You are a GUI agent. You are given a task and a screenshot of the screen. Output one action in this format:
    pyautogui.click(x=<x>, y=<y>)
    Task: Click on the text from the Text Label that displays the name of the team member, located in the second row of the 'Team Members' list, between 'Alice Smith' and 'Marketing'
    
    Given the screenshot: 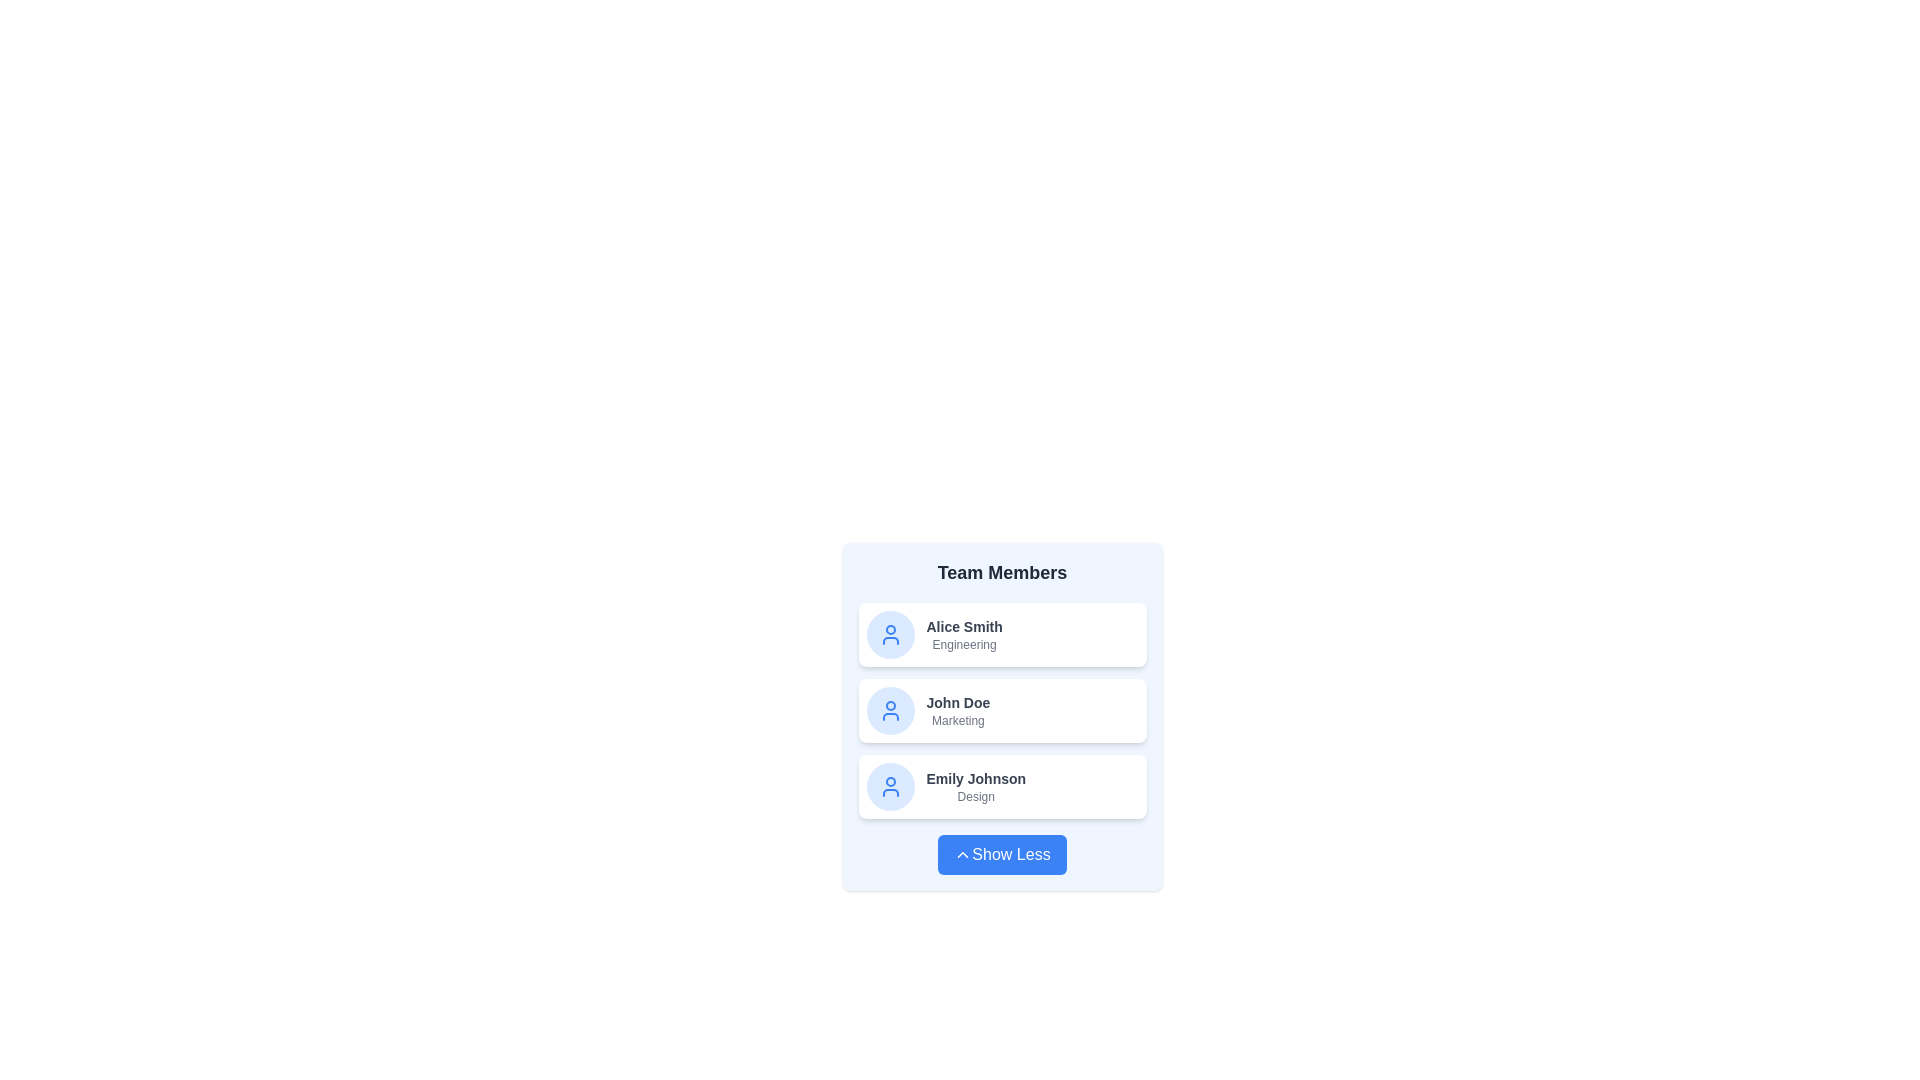 What is the action you would take?
    pyautogui.click(x=957, y=701)
    